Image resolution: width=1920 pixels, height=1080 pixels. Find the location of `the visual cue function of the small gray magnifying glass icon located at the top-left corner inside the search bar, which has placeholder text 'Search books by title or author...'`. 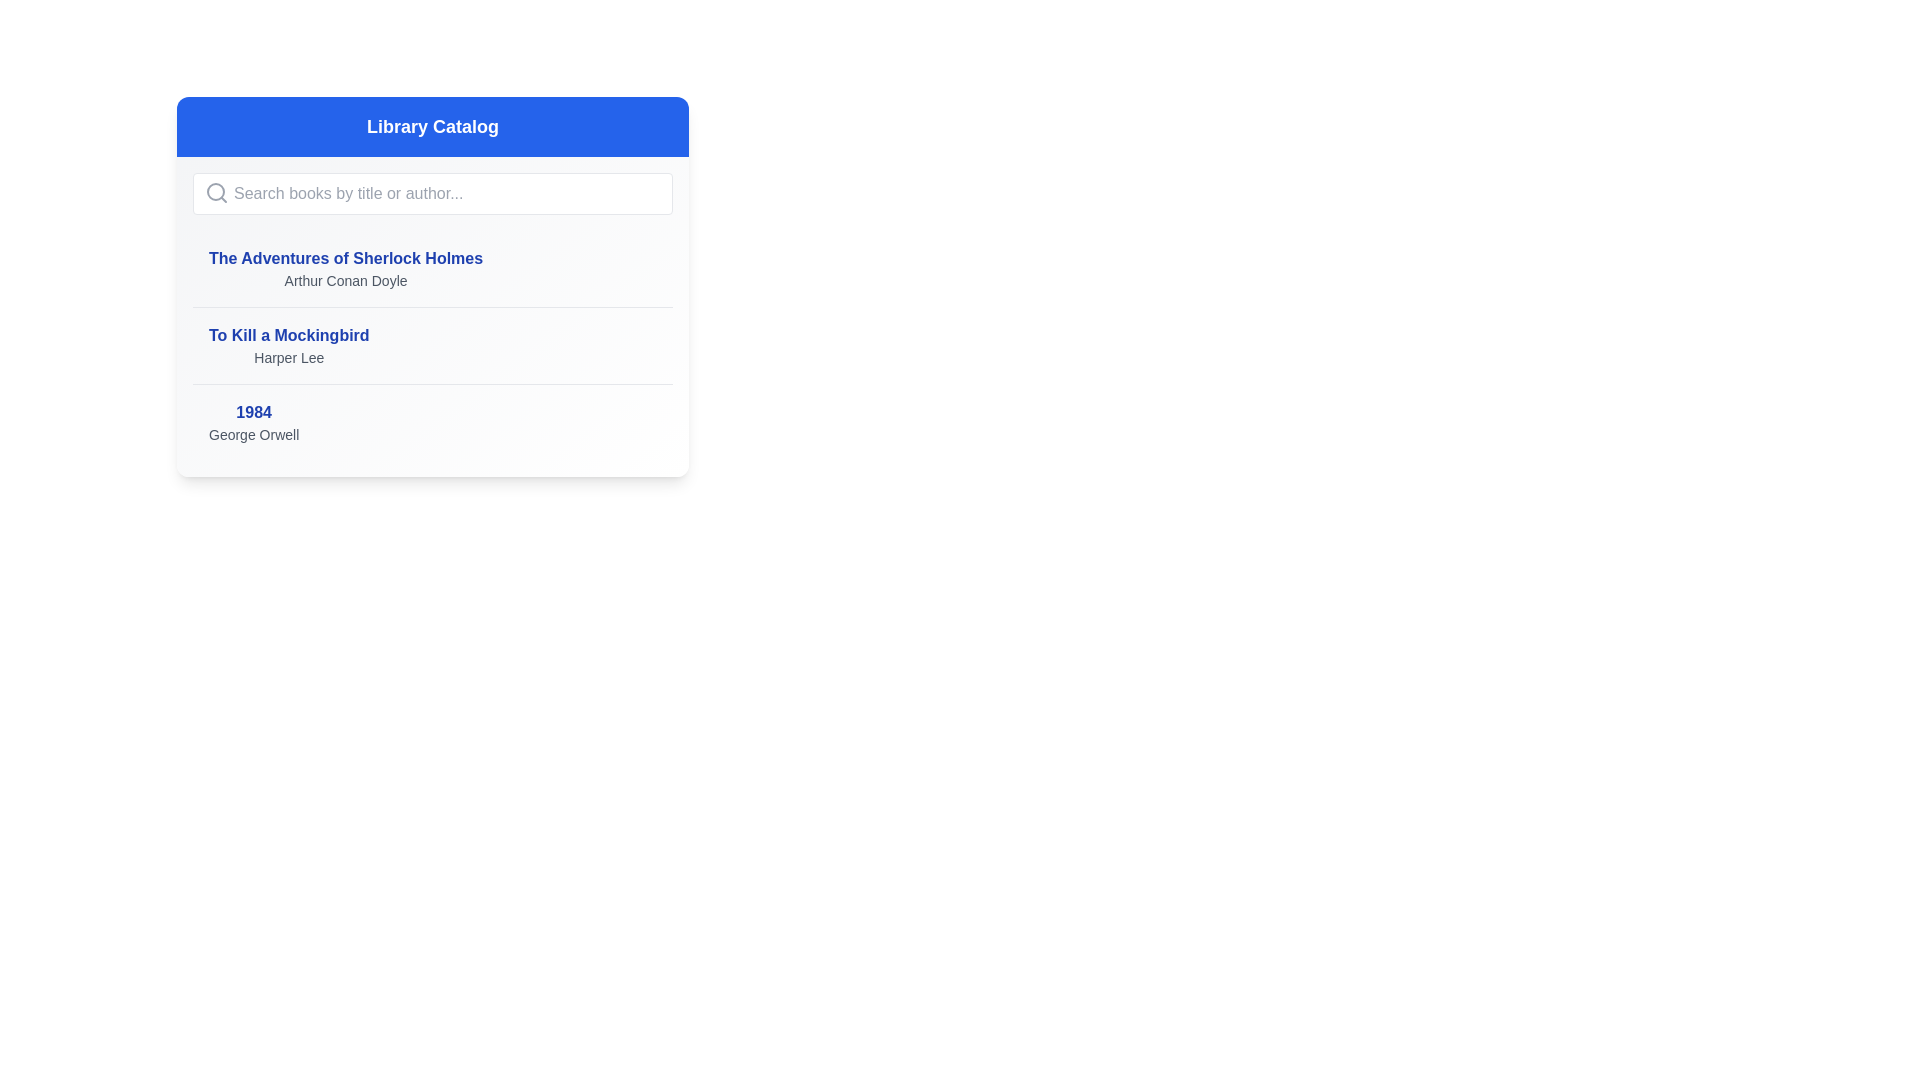

the visual cue function of the small gray magnifying glass icon located at the top-left corner inside the search bar, which has placeholder text 'Search books by title or author...' is located at coordinates (216, 192).